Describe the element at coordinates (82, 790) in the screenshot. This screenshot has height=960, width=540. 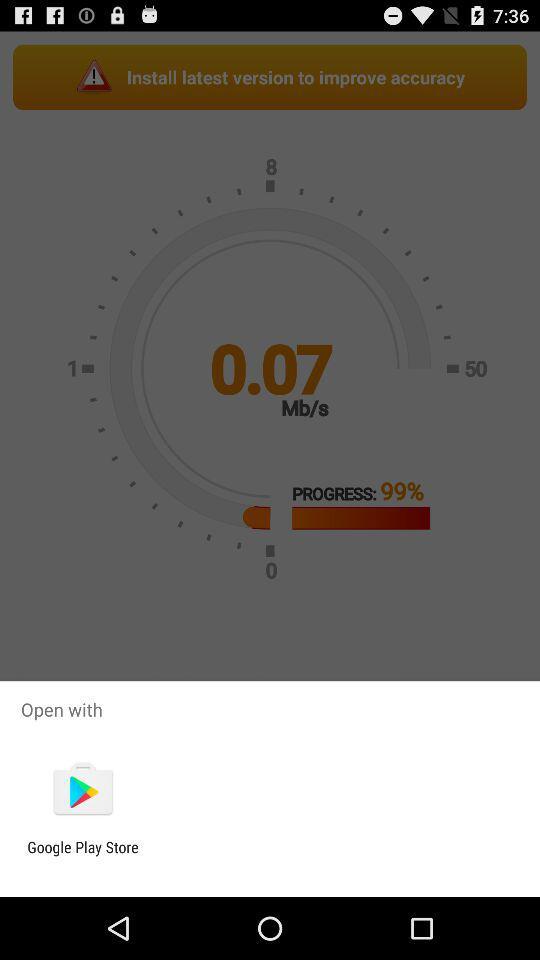
I see `icon above the google play store` at that location.